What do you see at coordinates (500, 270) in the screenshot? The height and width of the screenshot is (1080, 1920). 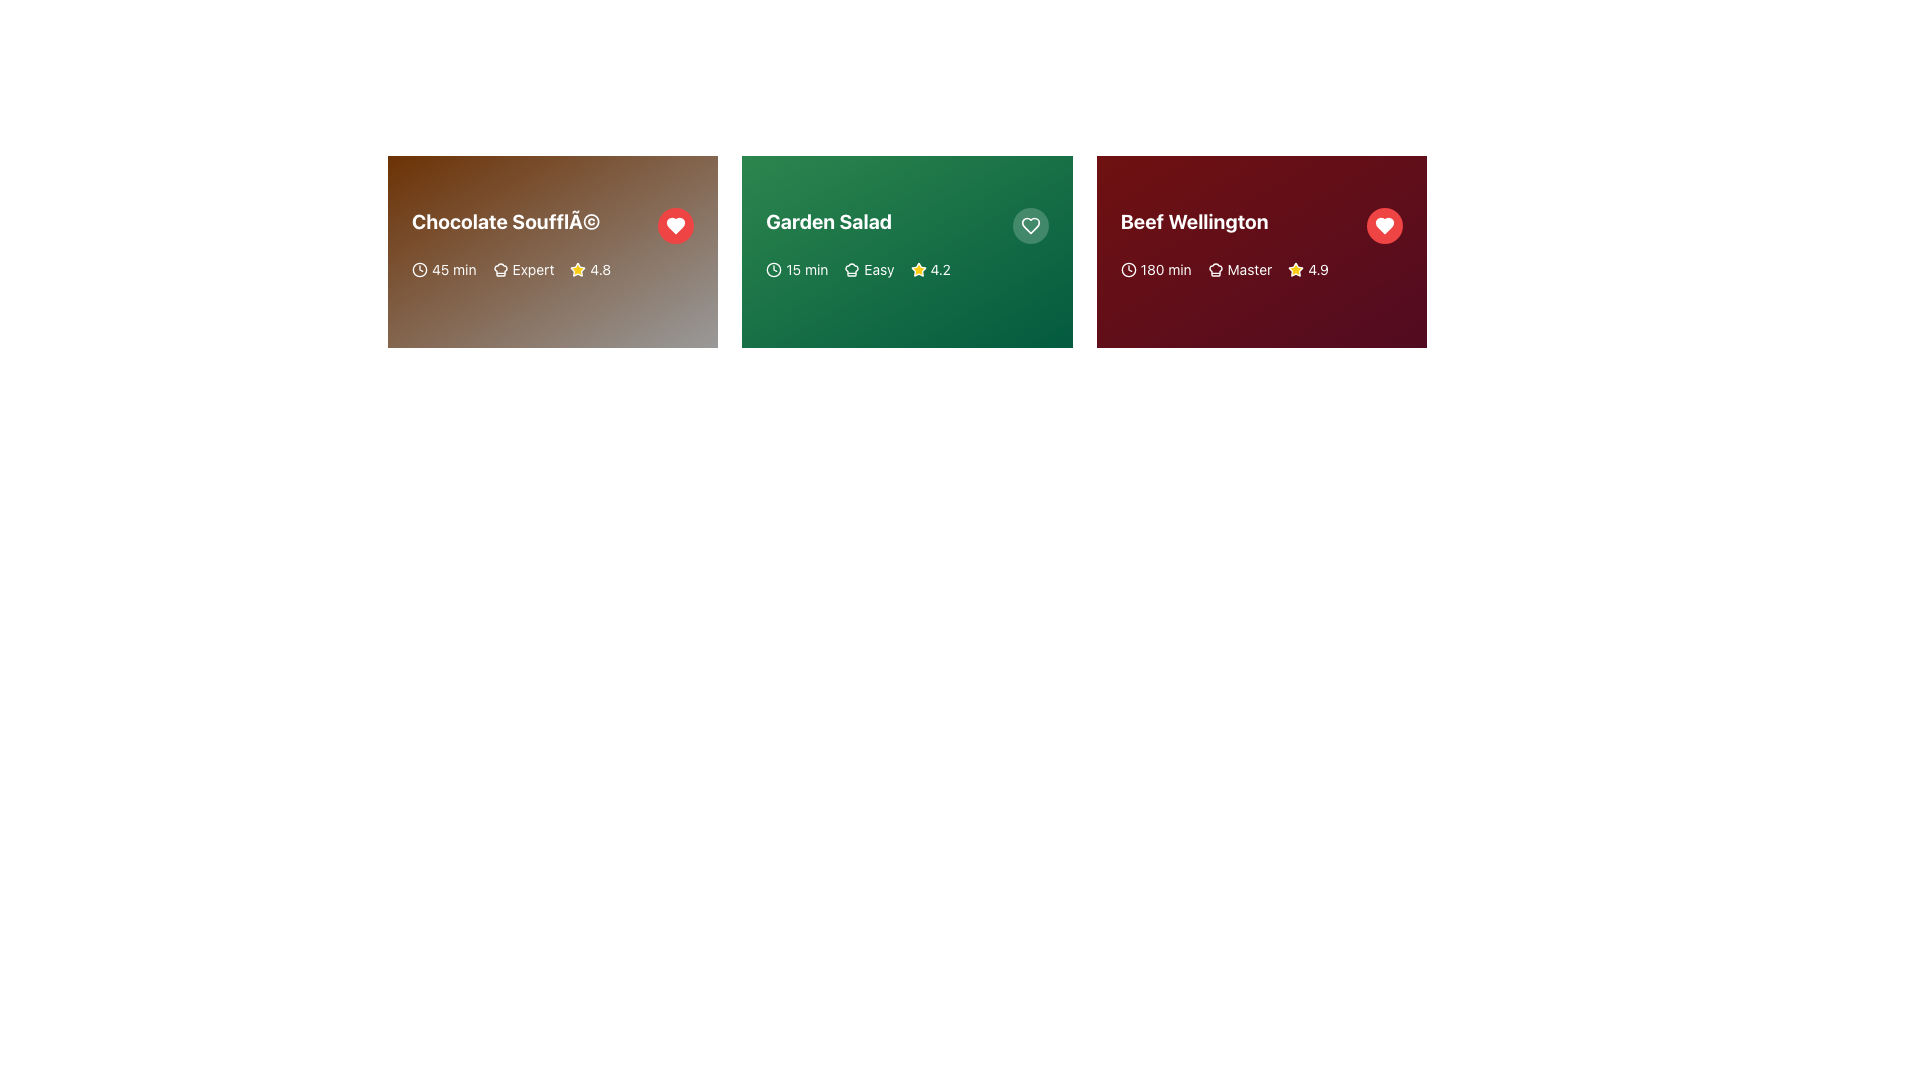 I see `the SVG-based icon representing a chef's hat, which is the leftmost item in the horizontal sequence and is centrally aligned with the text 'Expert' to its right` at bounding box center [500, 270].